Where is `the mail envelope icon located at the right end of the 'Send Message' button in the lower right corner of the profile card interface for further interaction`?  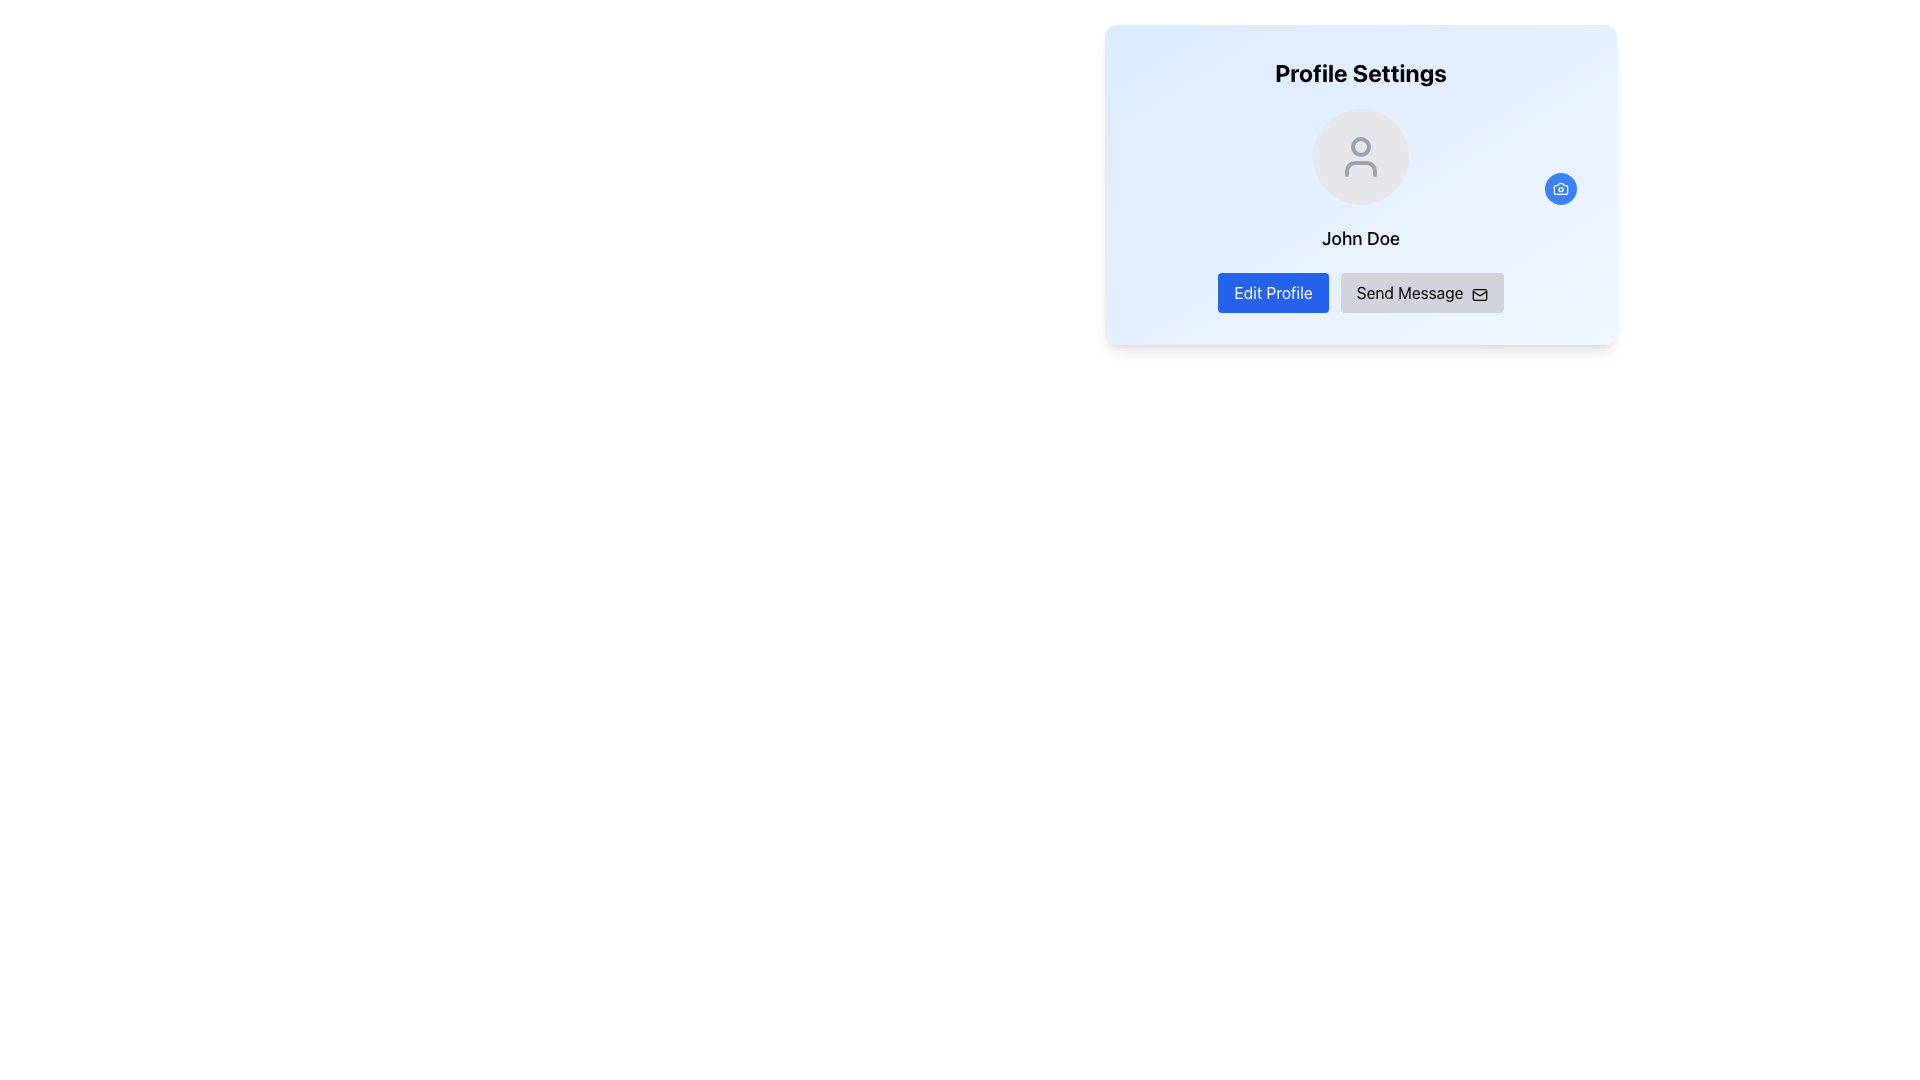
the mail envelope icon located at the right end of the 'Send Message' button in the lower right corner of the profile card interface for further interaction is located at coordinates (1479, 294).